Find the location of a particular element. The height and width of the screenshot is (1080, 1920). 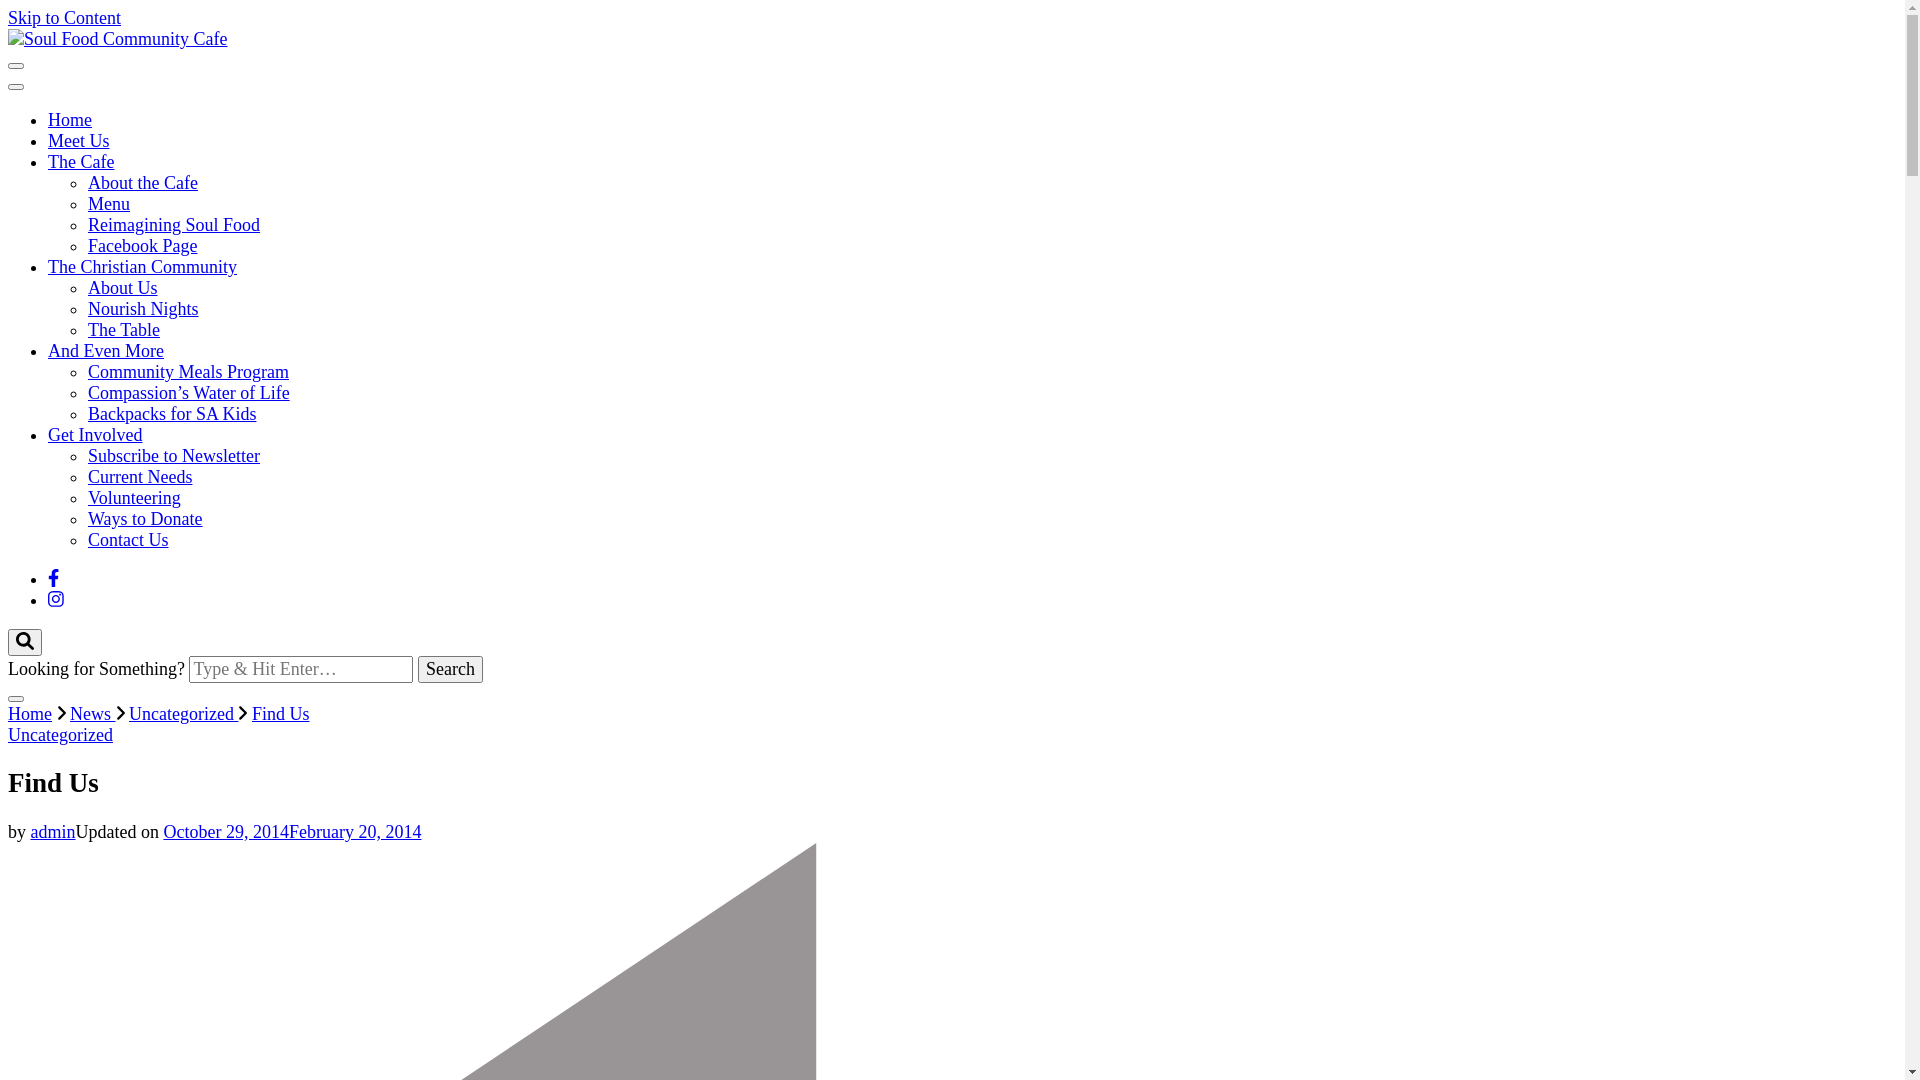

'The Cafe' is located at coordinates (80, 161).